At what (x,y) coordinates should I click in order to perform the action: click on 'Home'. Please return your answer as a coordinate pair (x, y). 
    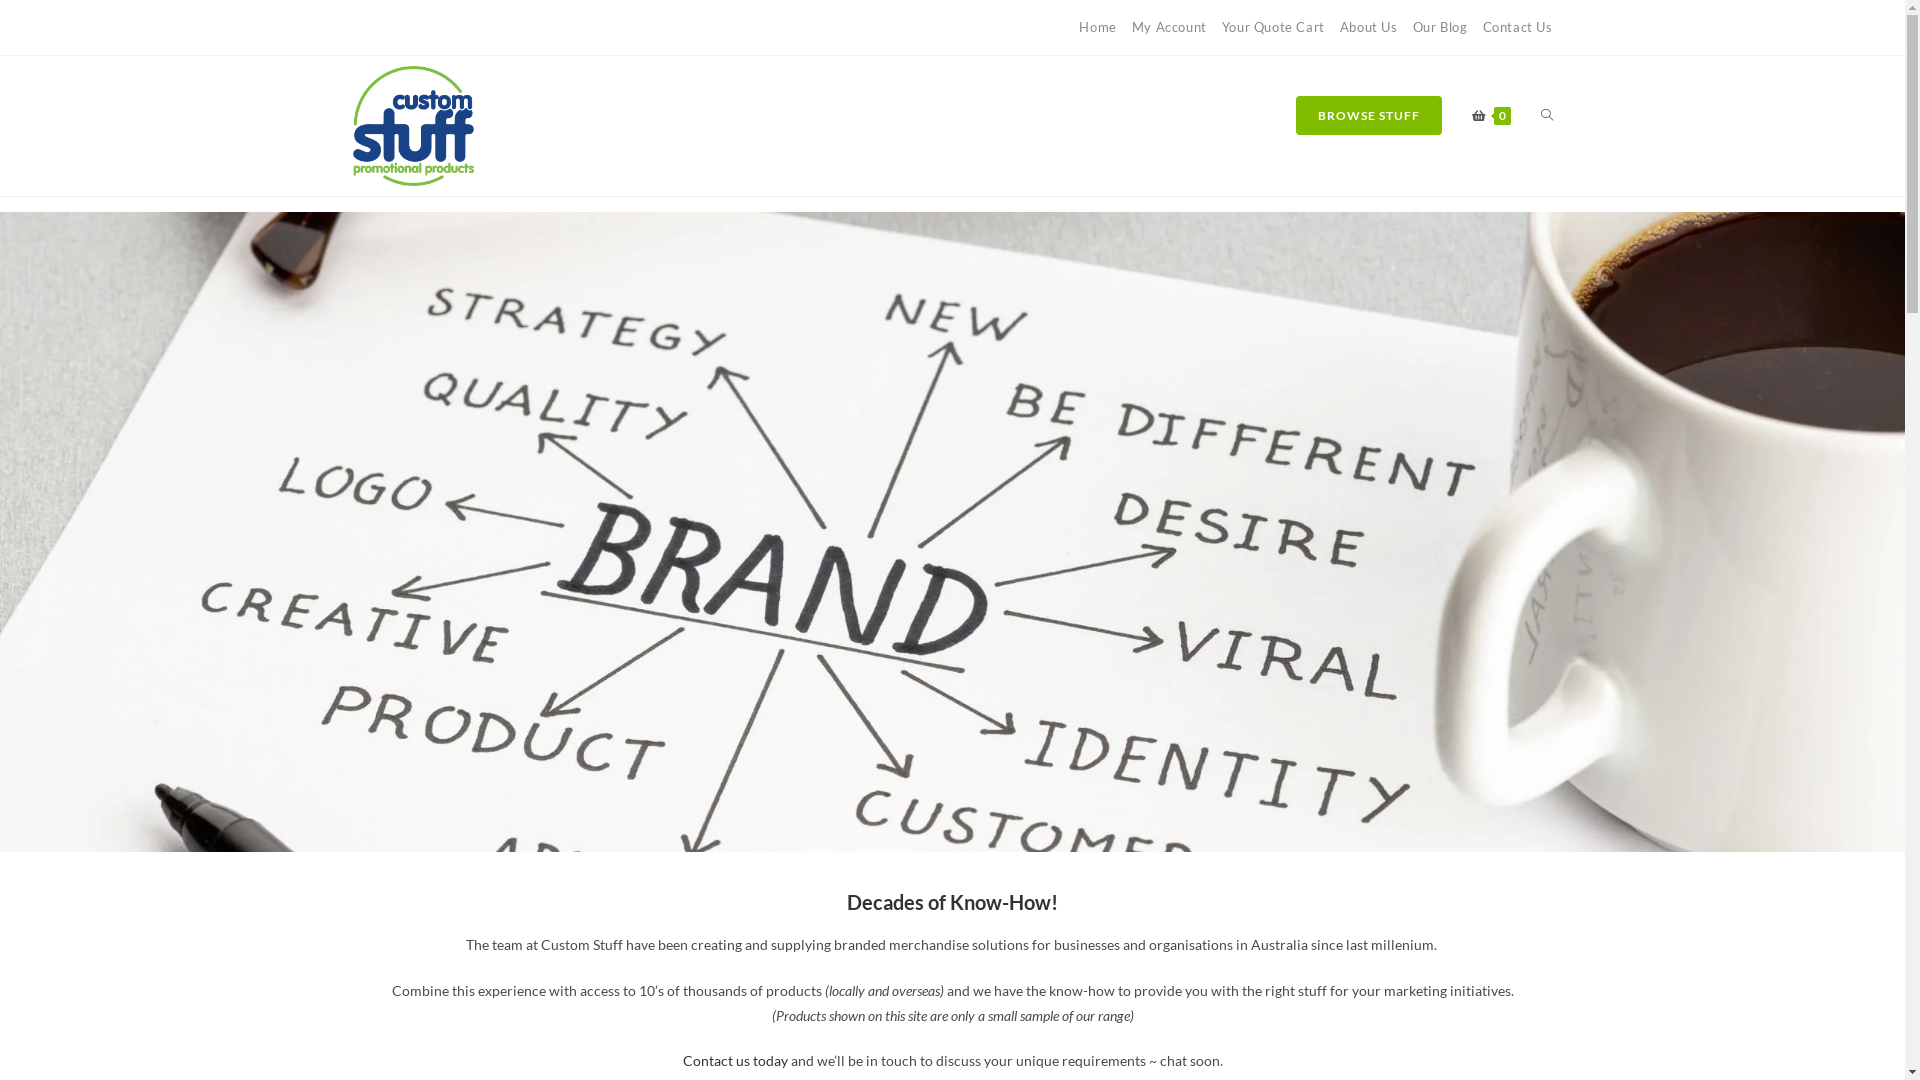
    Looking at the image, I should click on (1096, 27).